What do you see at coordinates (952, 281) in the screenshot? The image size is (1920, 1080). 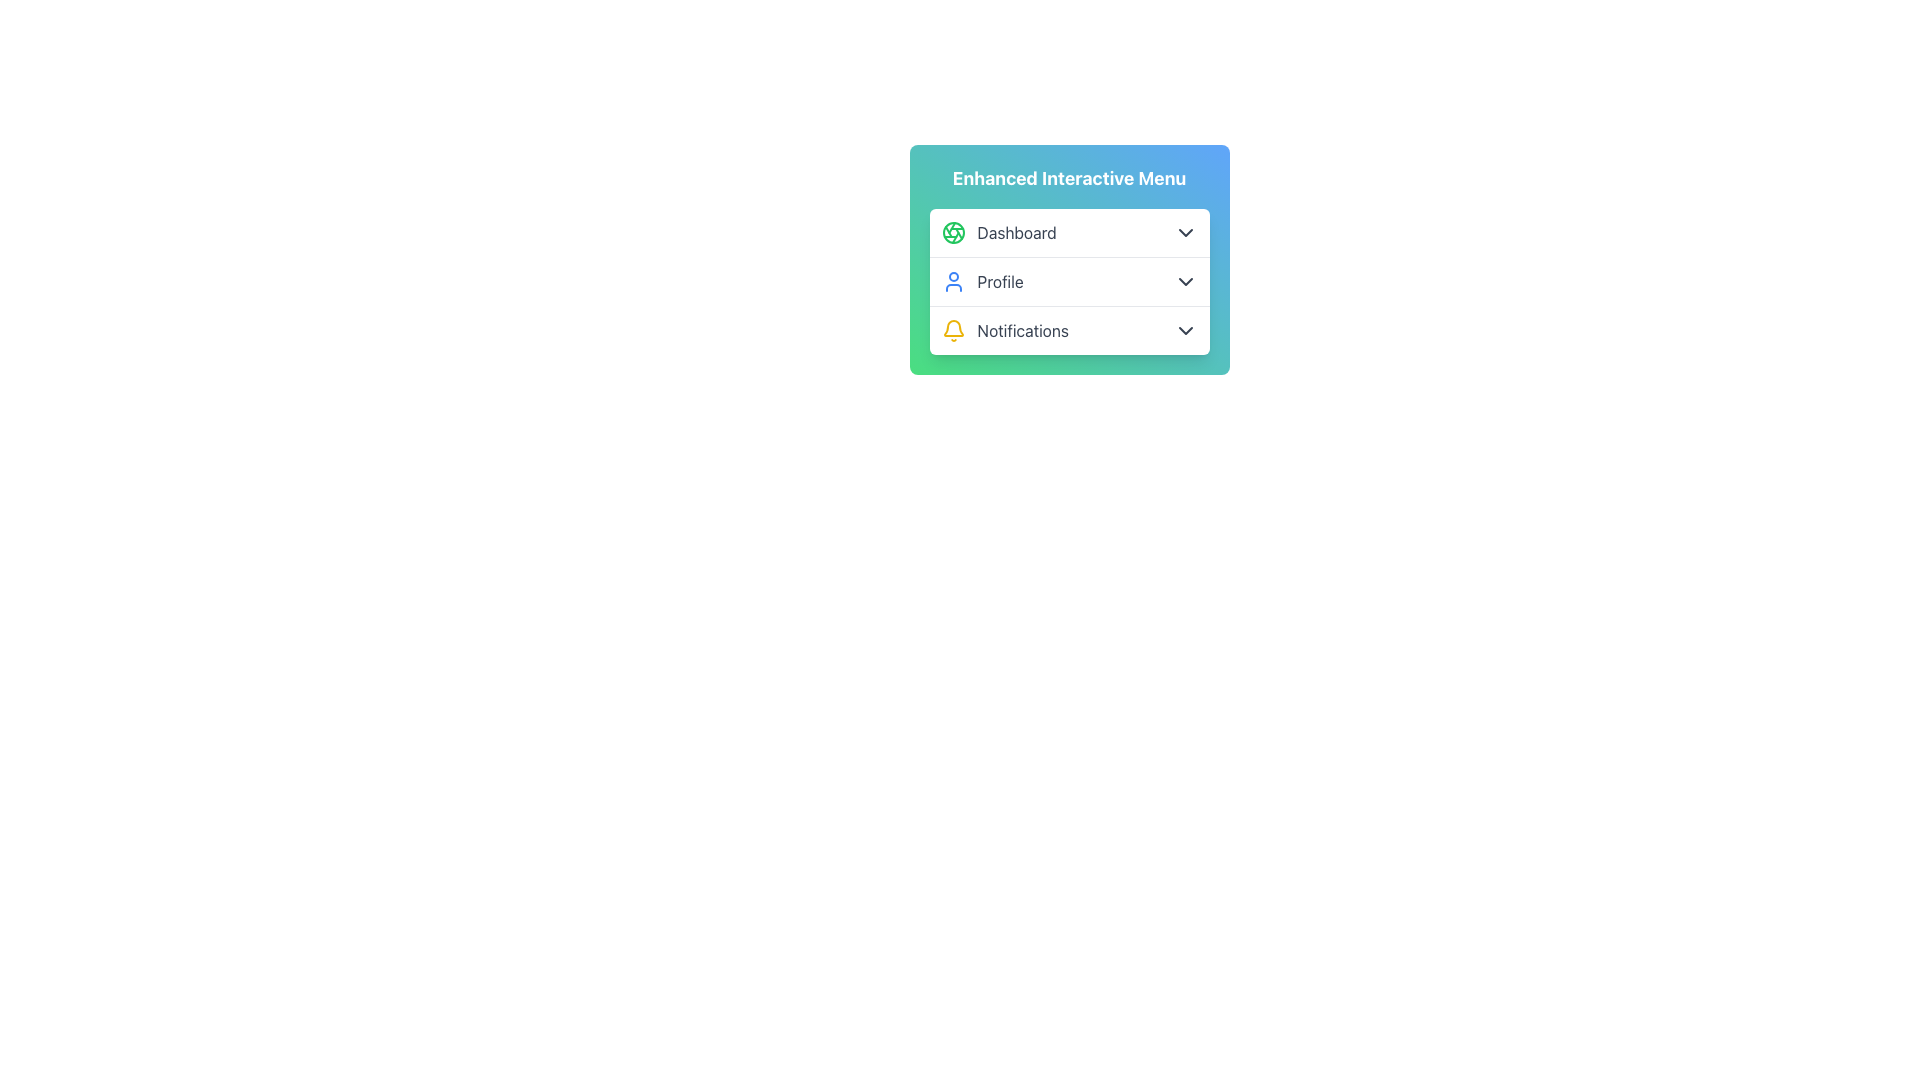 I see `the Profile icon located in the middle section of the menu to the left of the text label 'Profile'` at bounding box center [952, 281].